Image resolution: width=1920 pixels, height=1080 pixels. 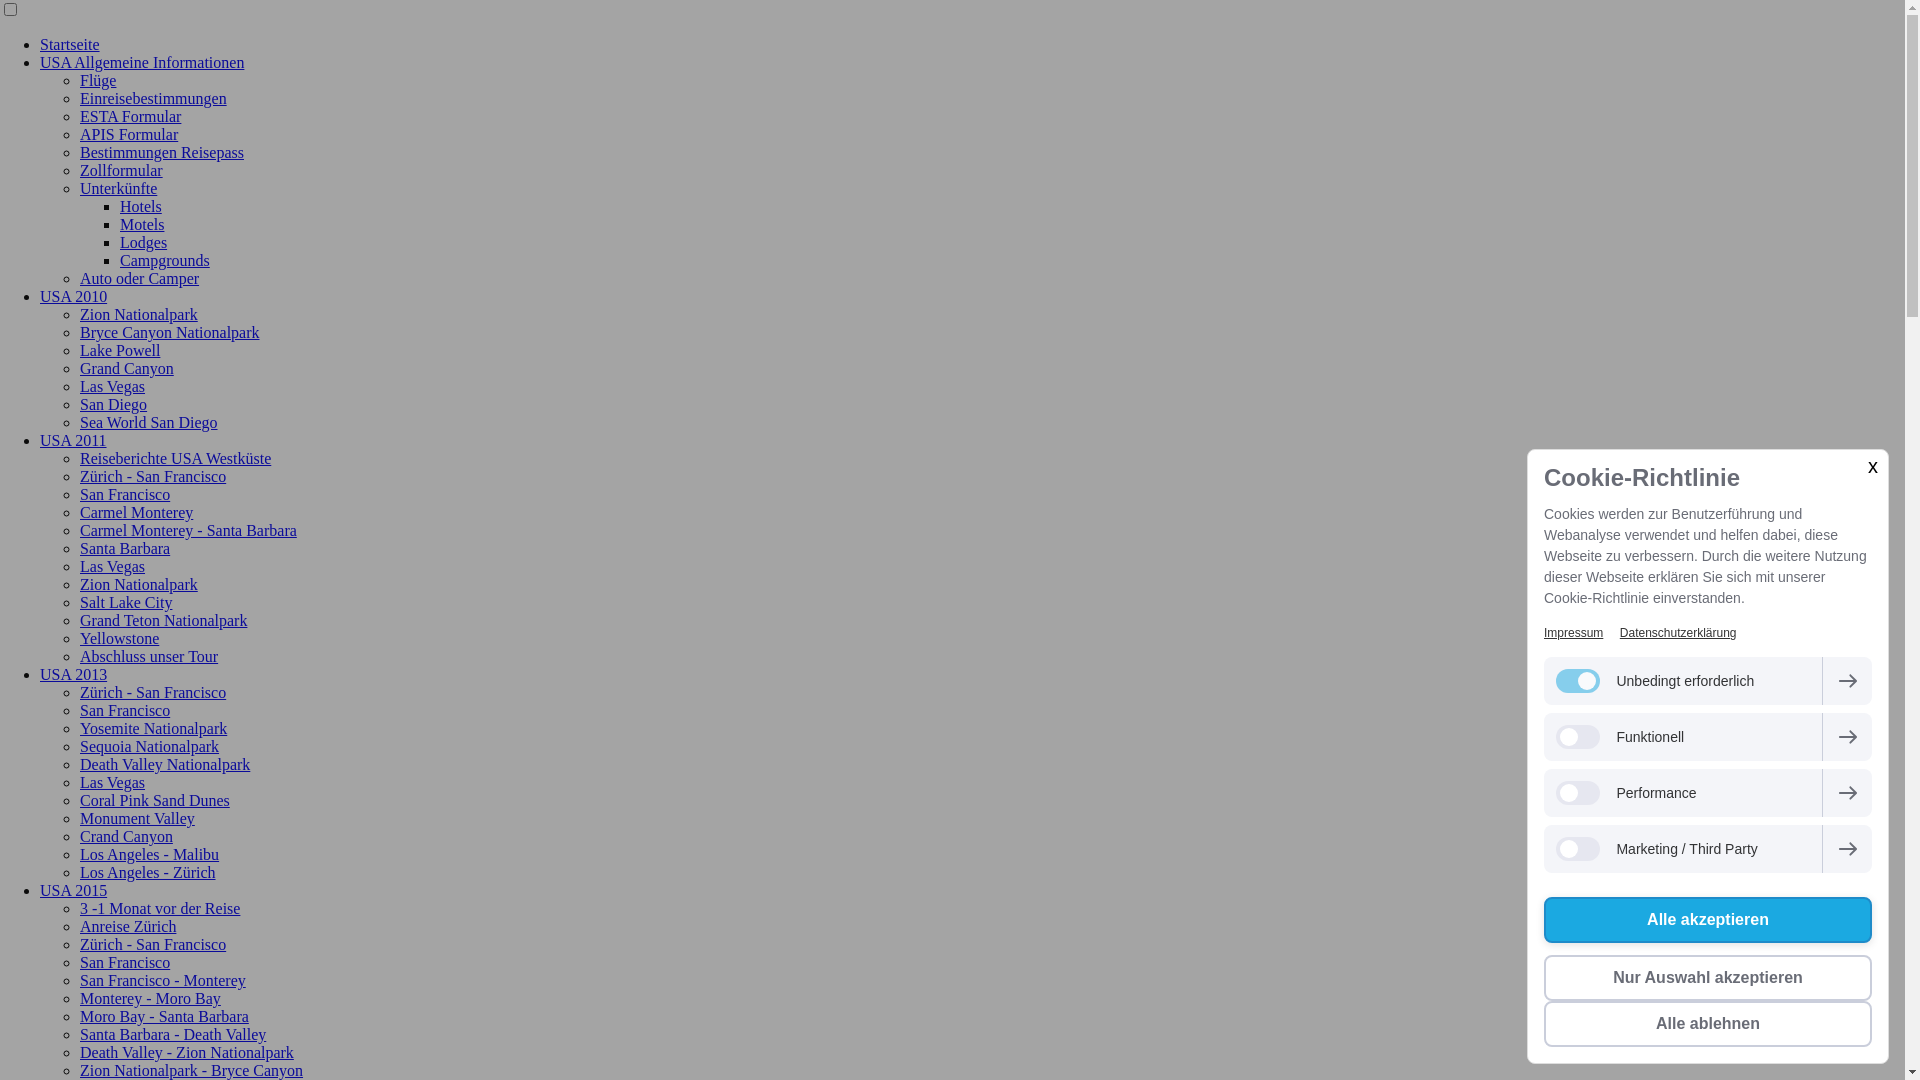 What do you see at coordinates (138, 314) in the screenshot?
I see `'Zion Nationalpark'` at bounding box center [138, 314].